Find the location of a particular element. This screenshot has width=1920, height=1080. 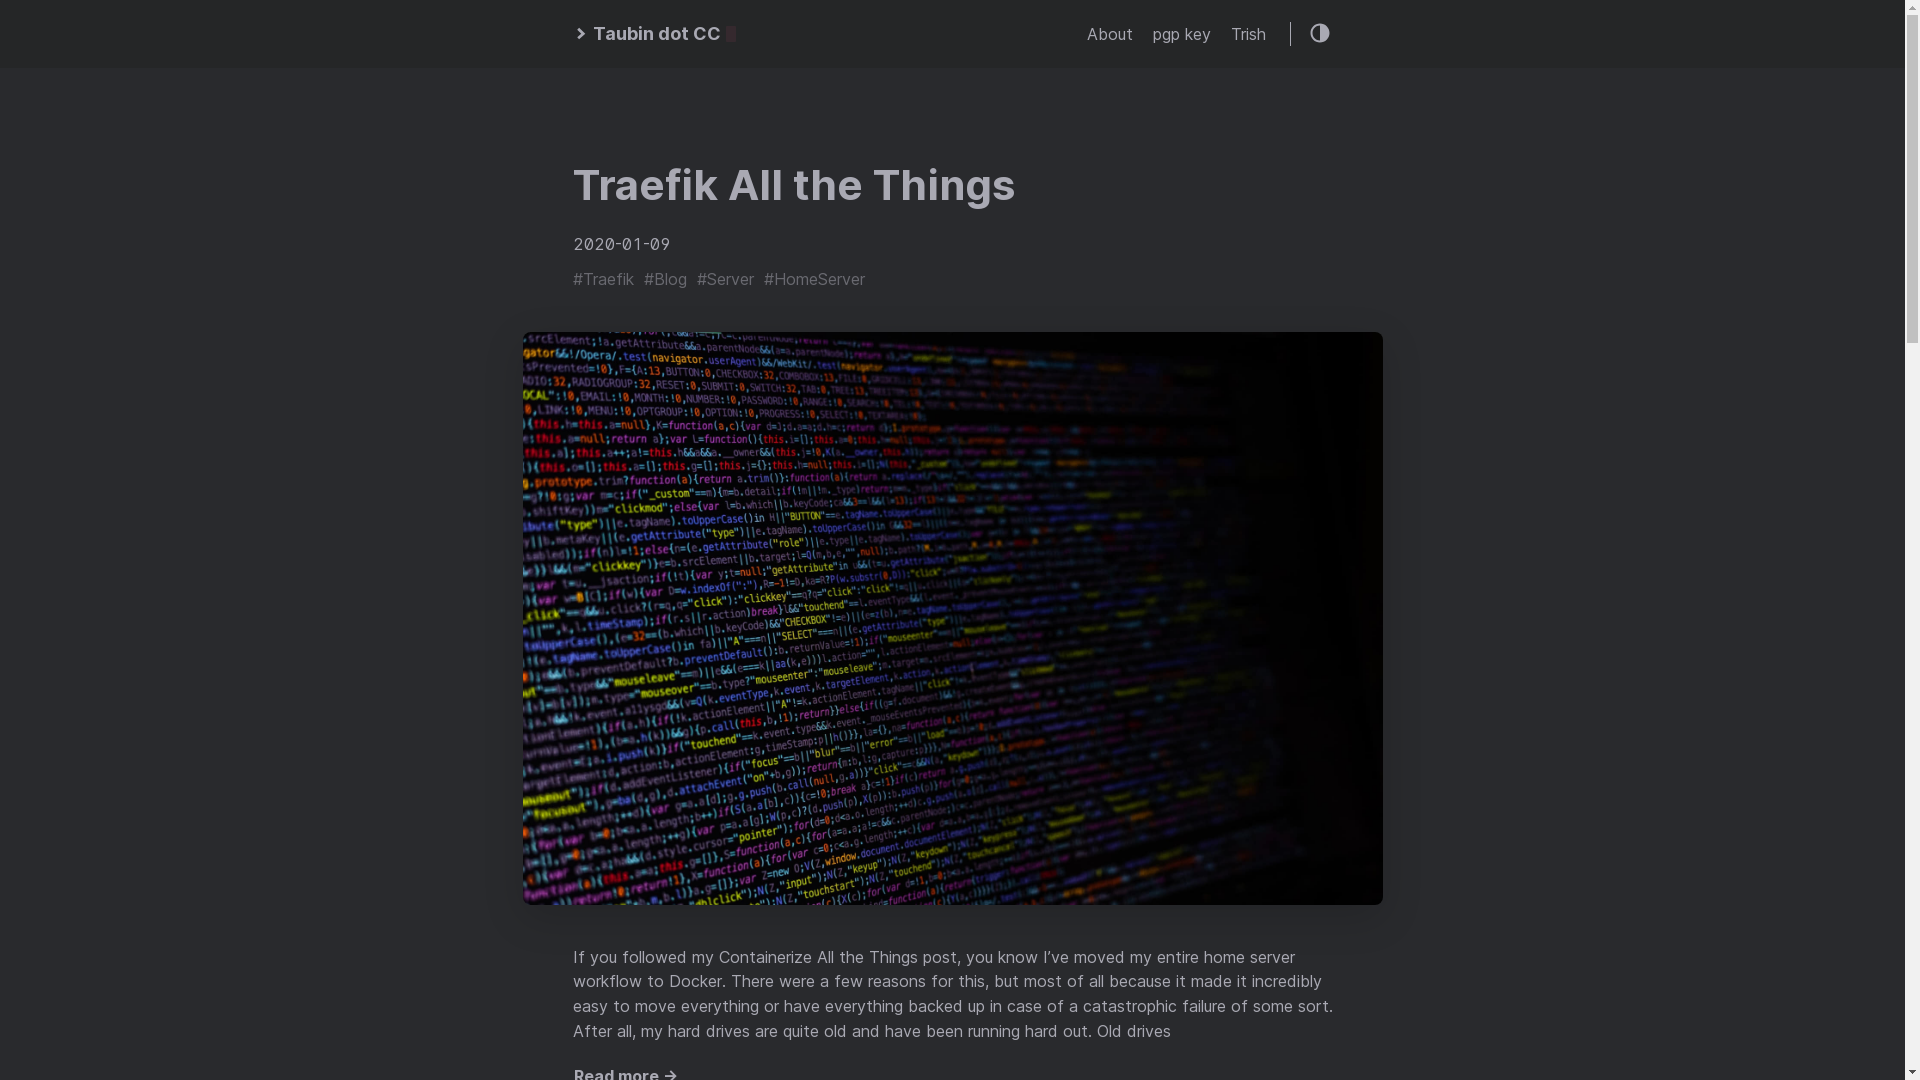

'#Blog' is located at coordinates (665, 278).